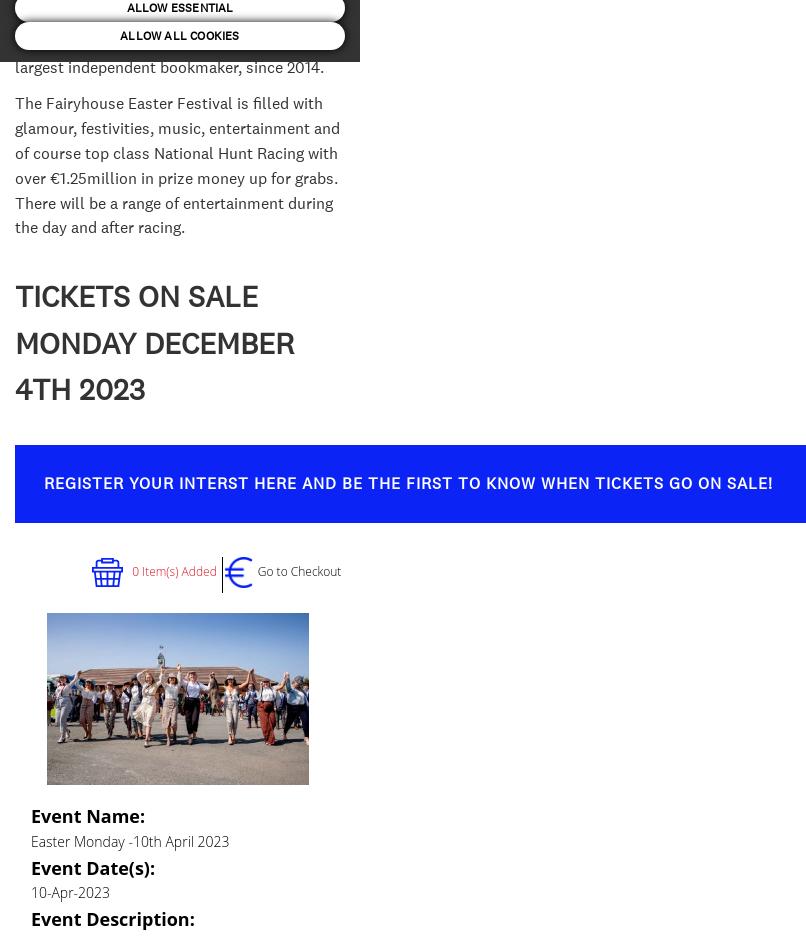  What do you see at coordinates (131, 570) in the screenshot?
I see `'0'` at bounding box center [131, 570].